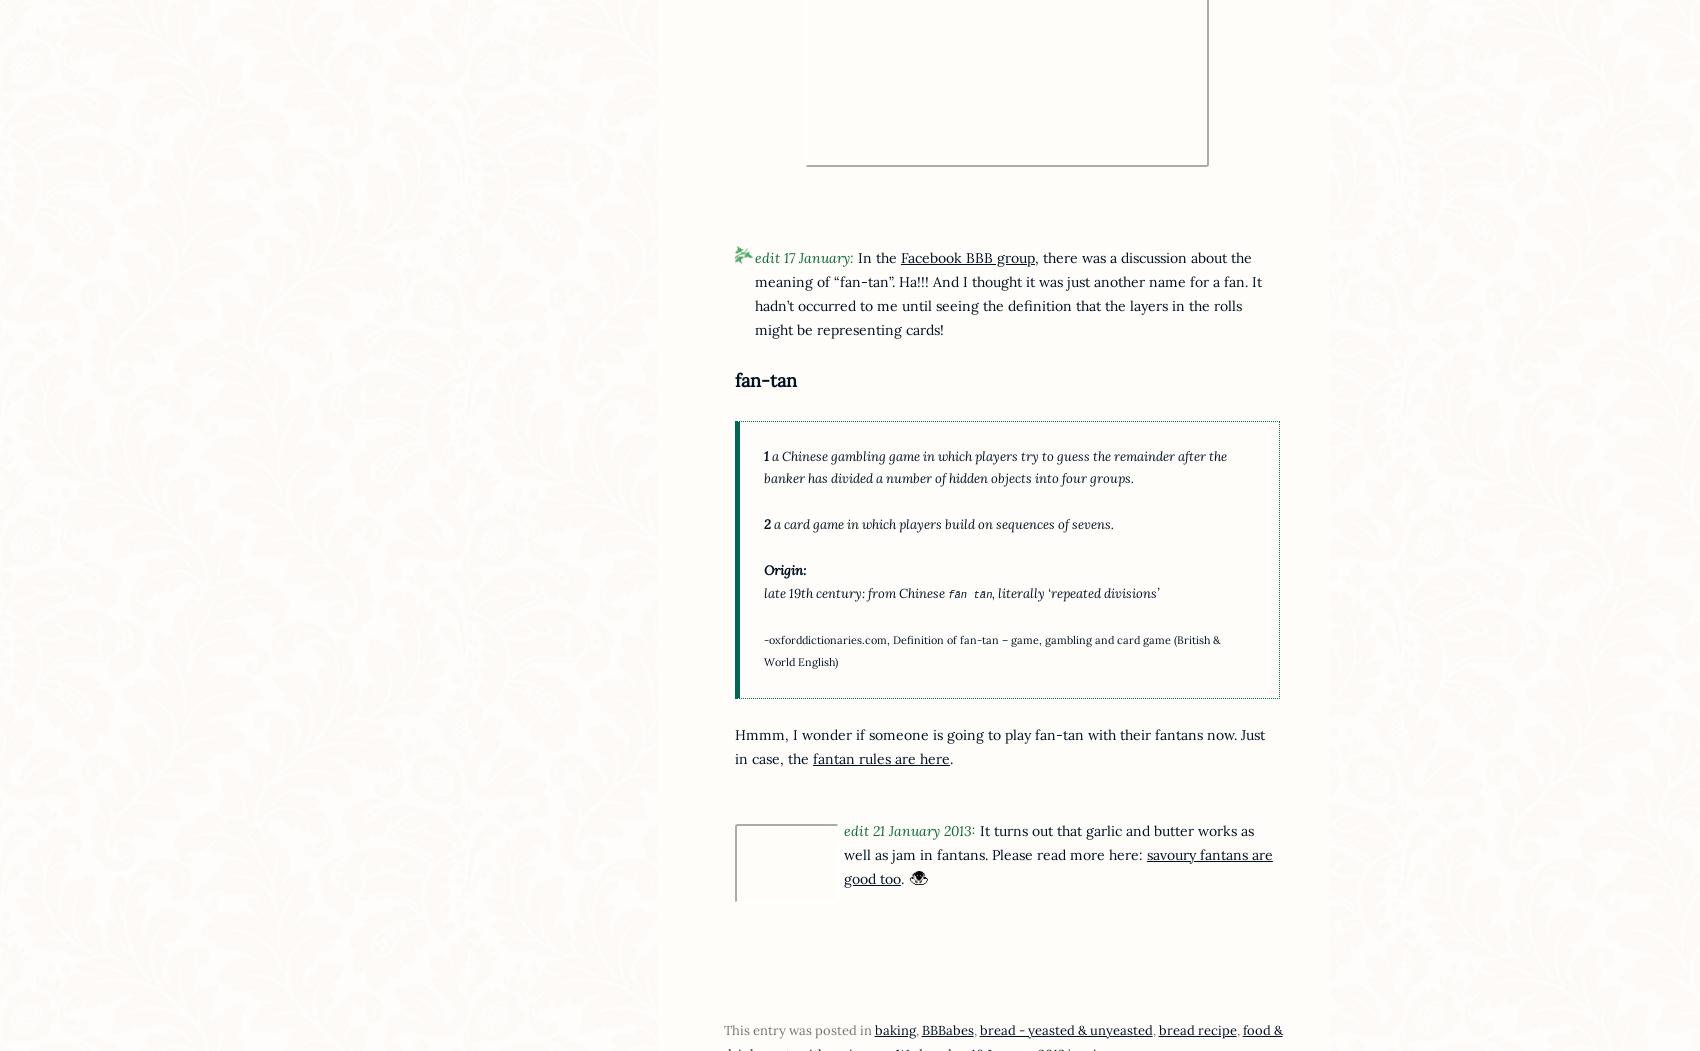  What do you see at coordinates (880, 757) in the screenshot?
I see `'fantan rules are here'` at bounding box center [880, 757].